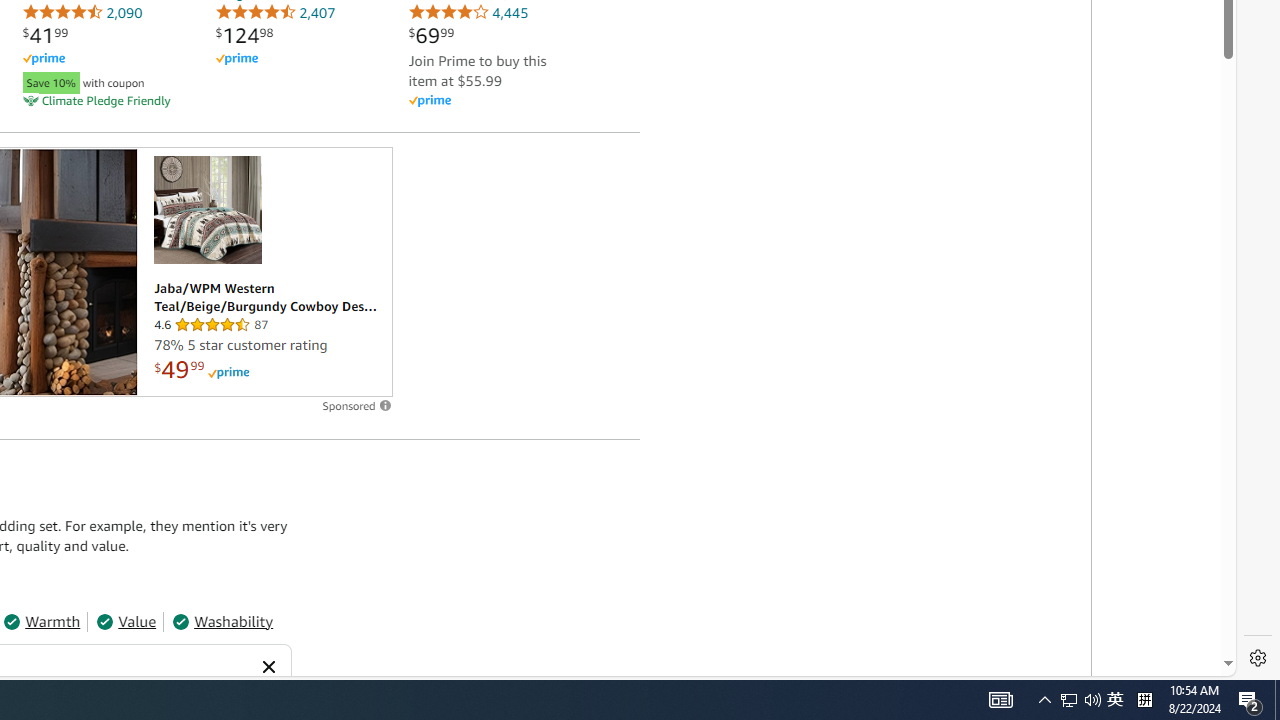  Describe the element at coordinates (125, 620) in the screenshot. I see `'Value'` at that location.